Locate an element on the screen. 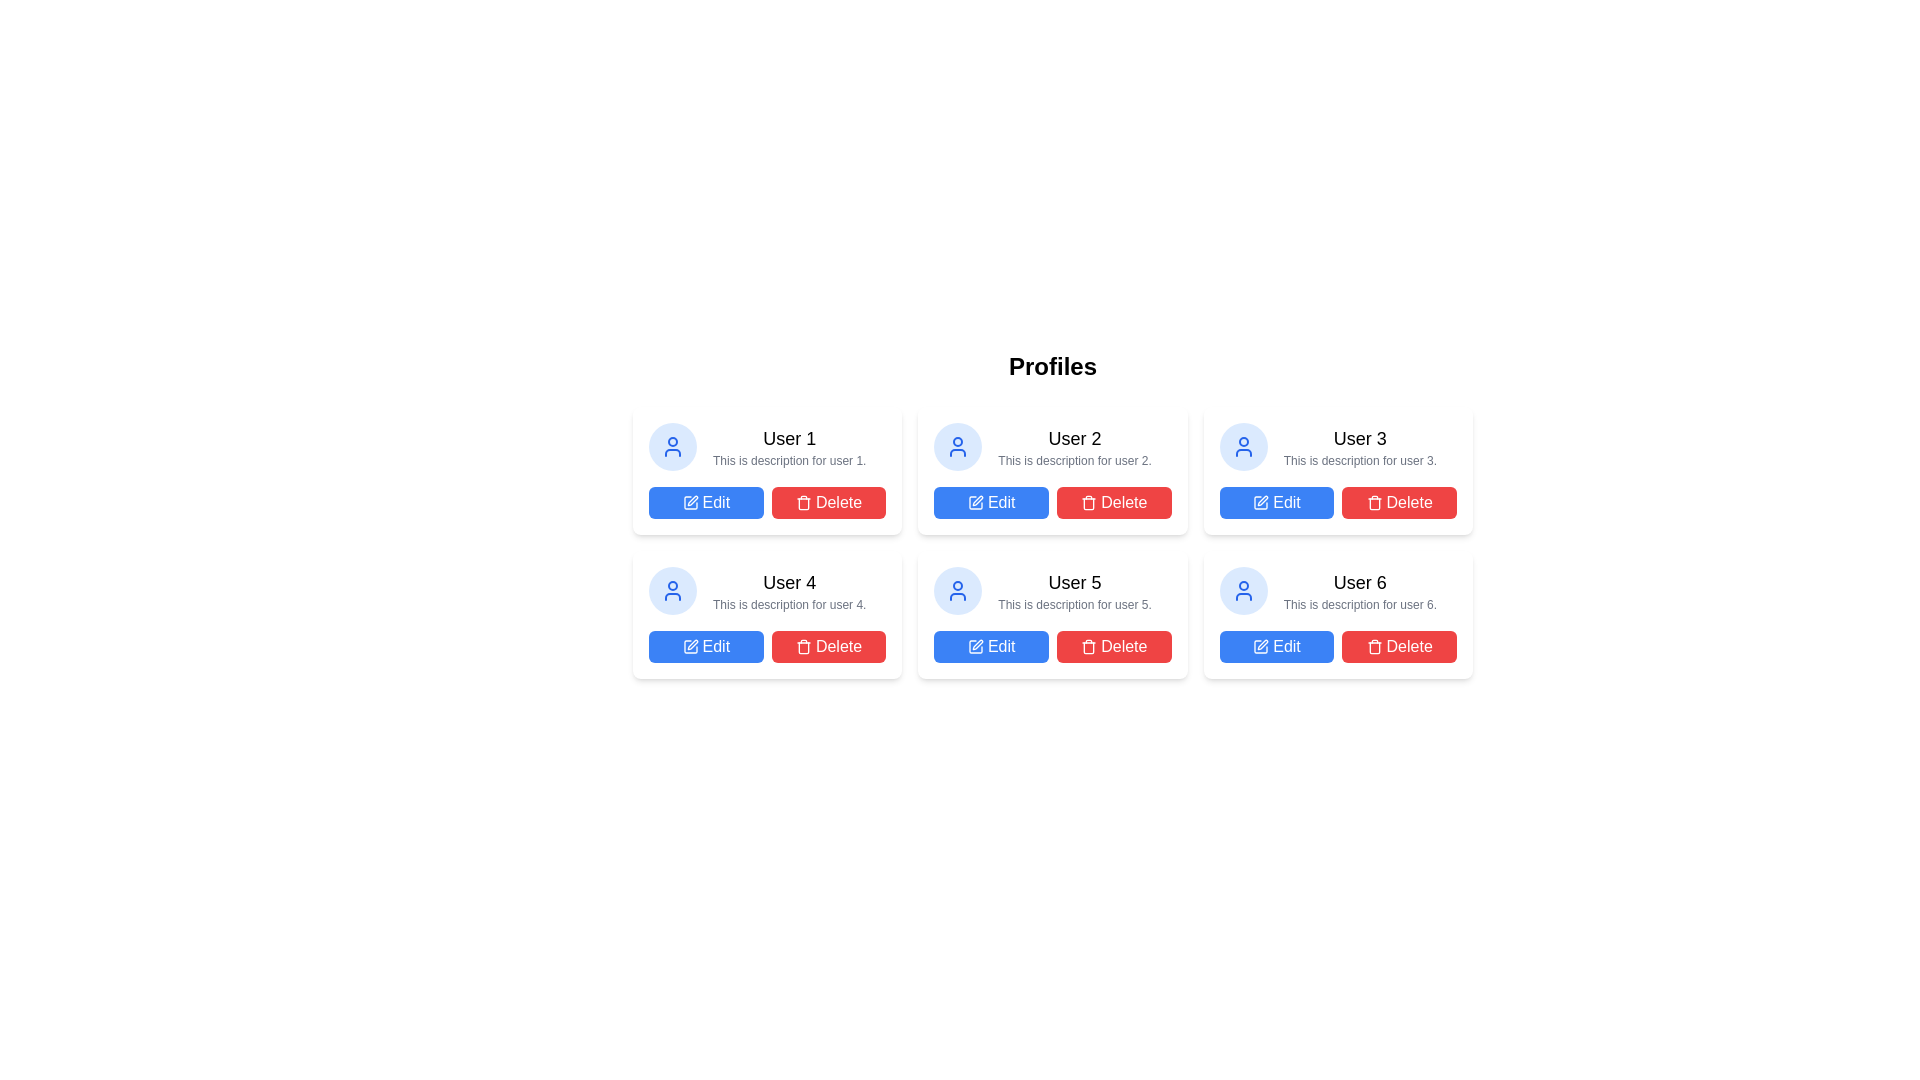  the text label displaying 'This is description for user 5.' which is styled with a small font size and gray color, located beneath the heading 'User 5' in the profile card interface is located at coordinates (1074, 604).